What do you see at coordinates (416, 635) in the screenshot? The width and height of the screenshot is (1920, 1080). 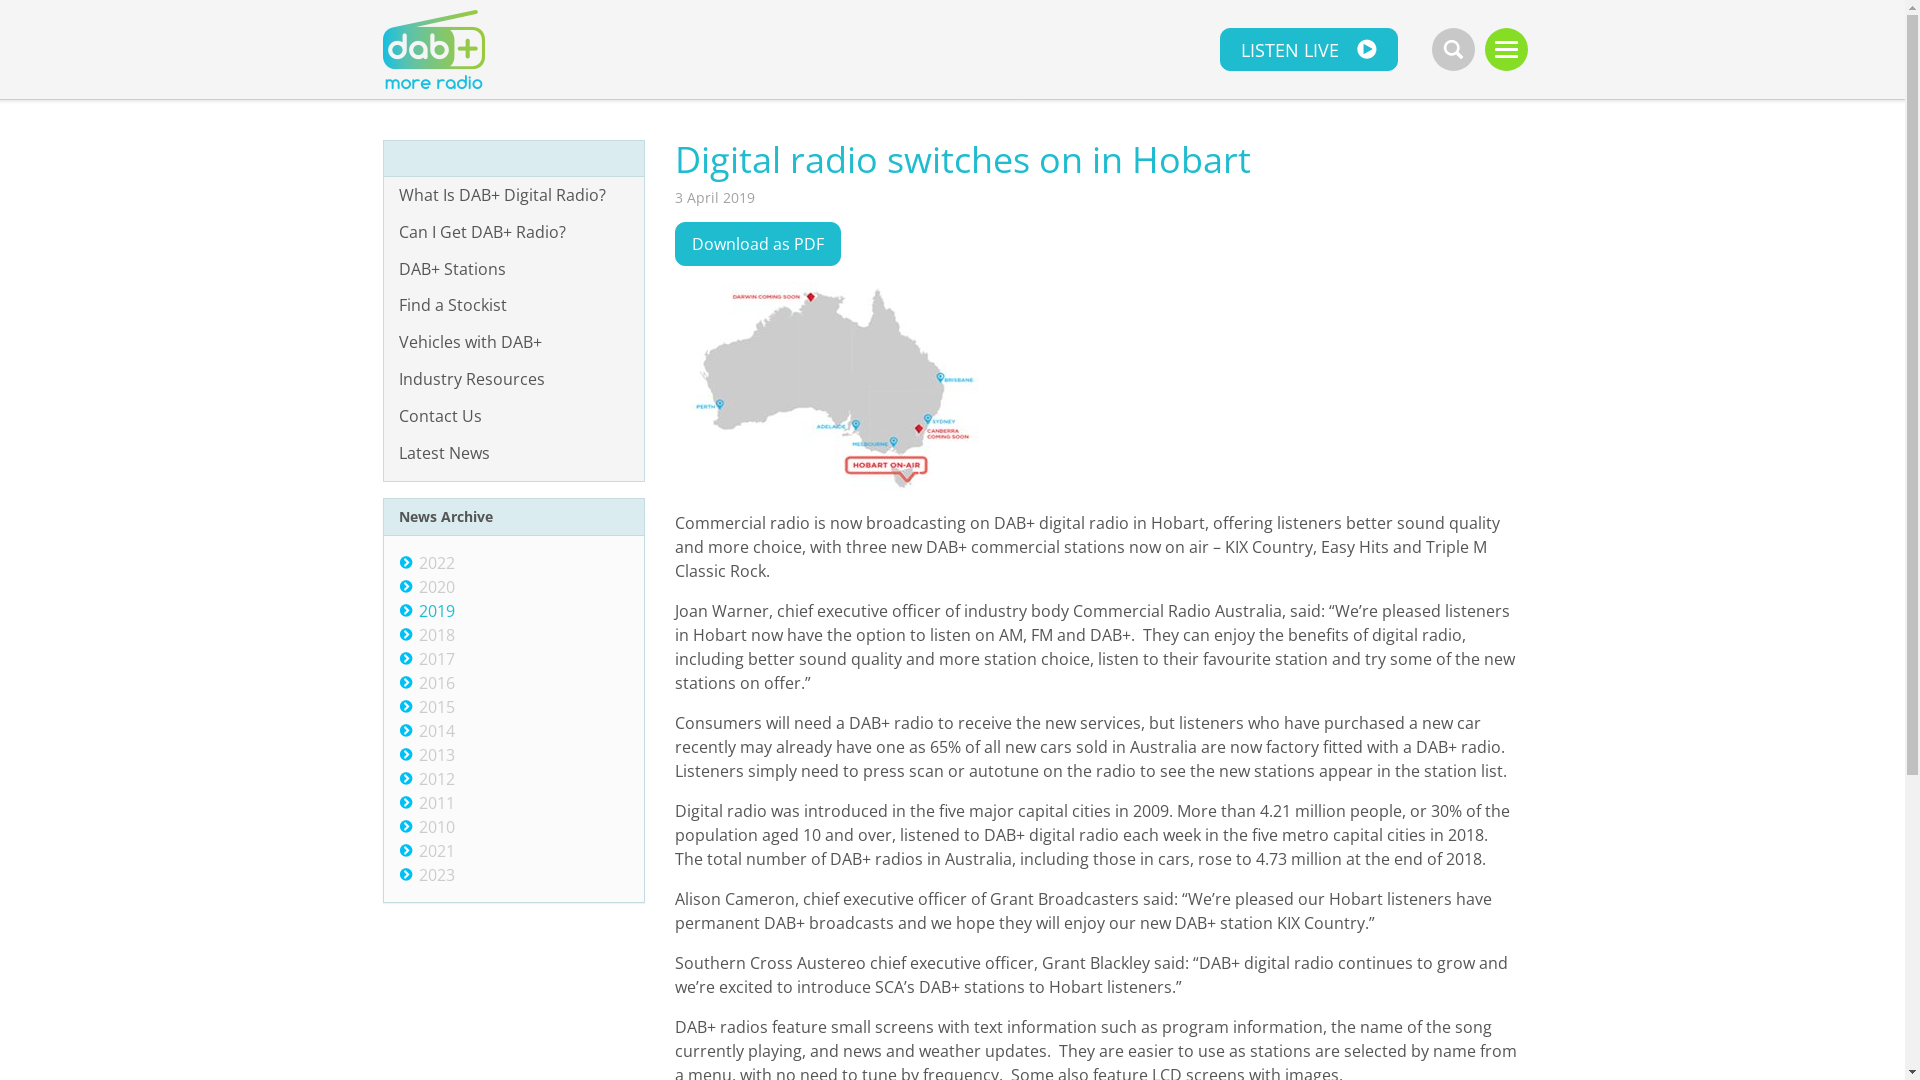 I see `'2018'` at bounding box center [416, 635].